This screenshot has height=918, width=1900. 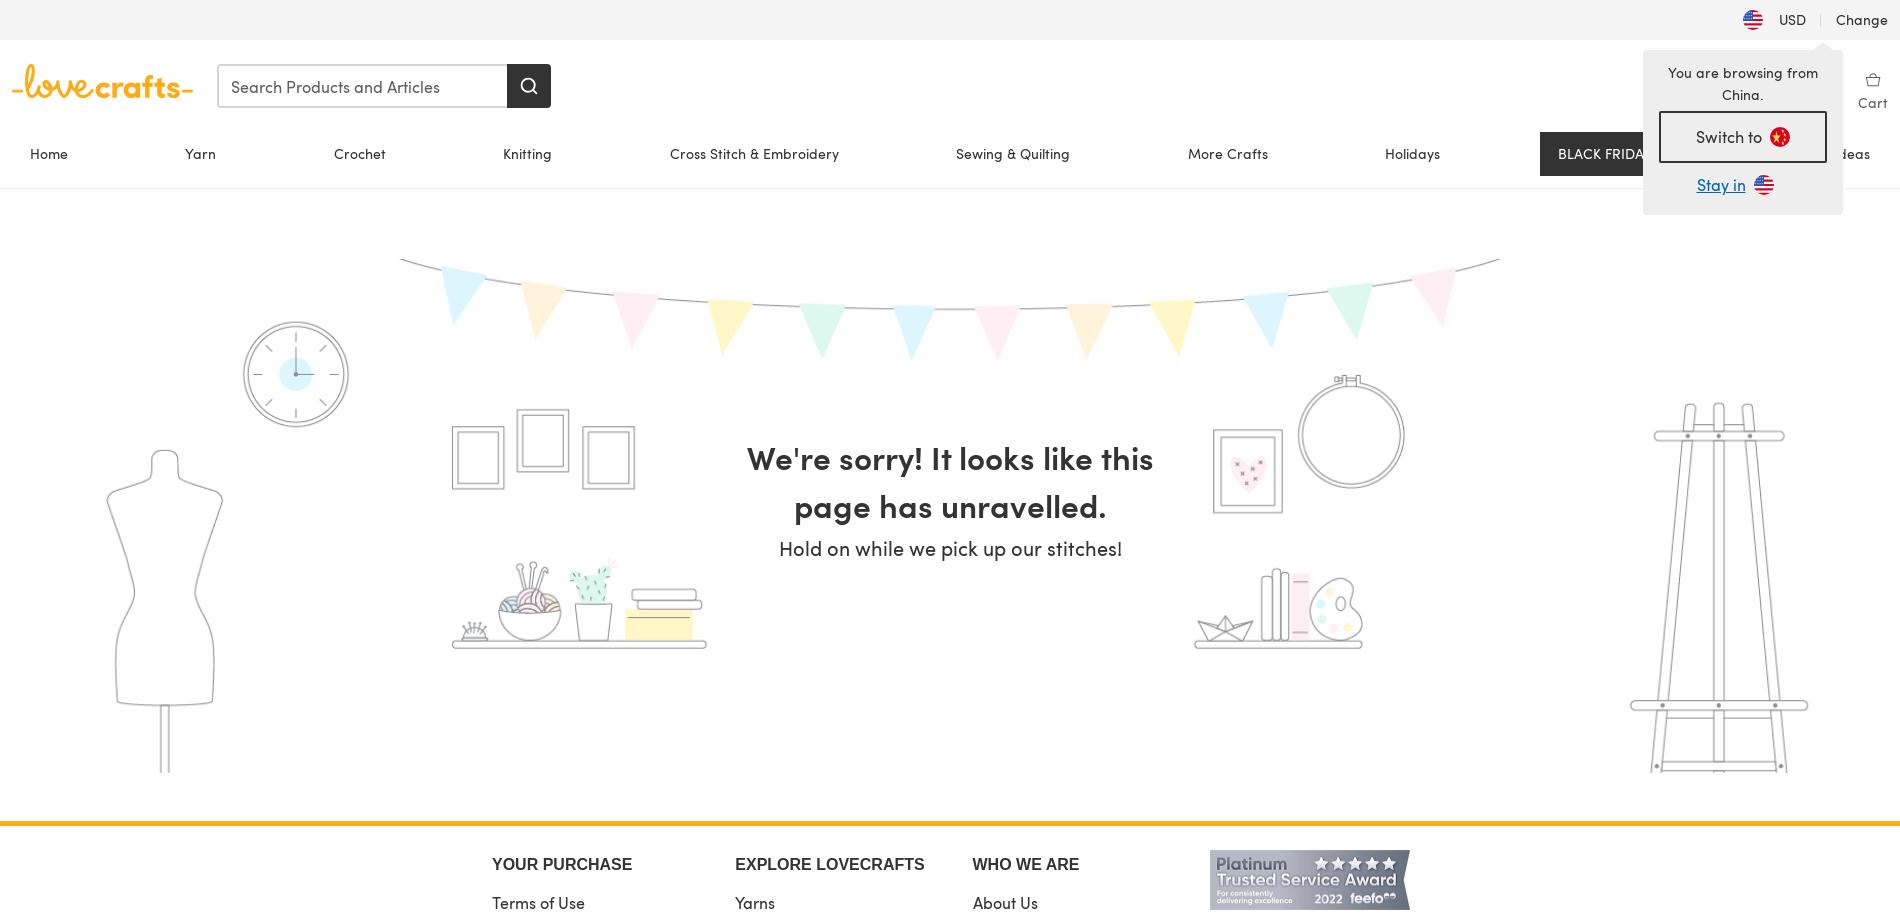 What do you see at coordinates (754, 900) in the screenshot?
I see `'Yarns'` at bounding box center [754, 900].